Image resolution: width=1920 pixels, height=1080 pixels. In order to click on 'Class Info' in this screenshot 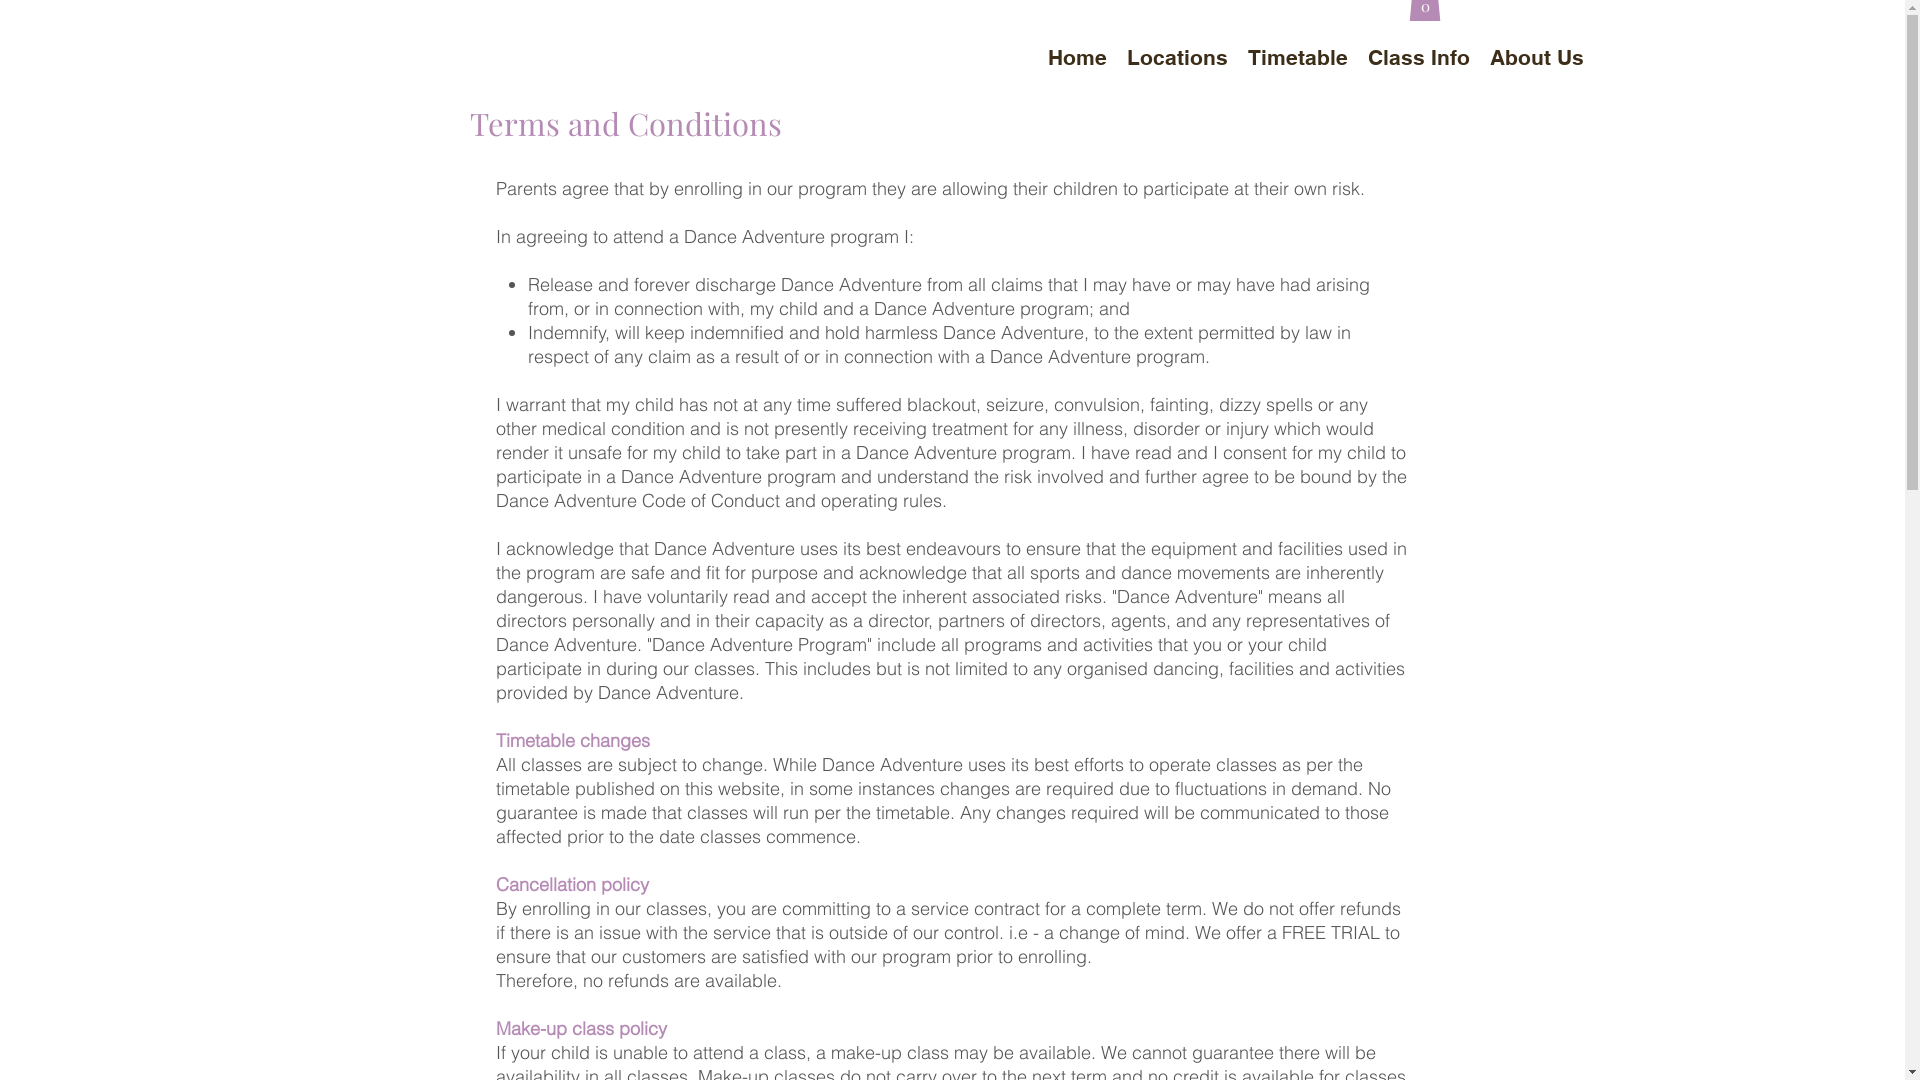, I will do `click(1418, 56)`.